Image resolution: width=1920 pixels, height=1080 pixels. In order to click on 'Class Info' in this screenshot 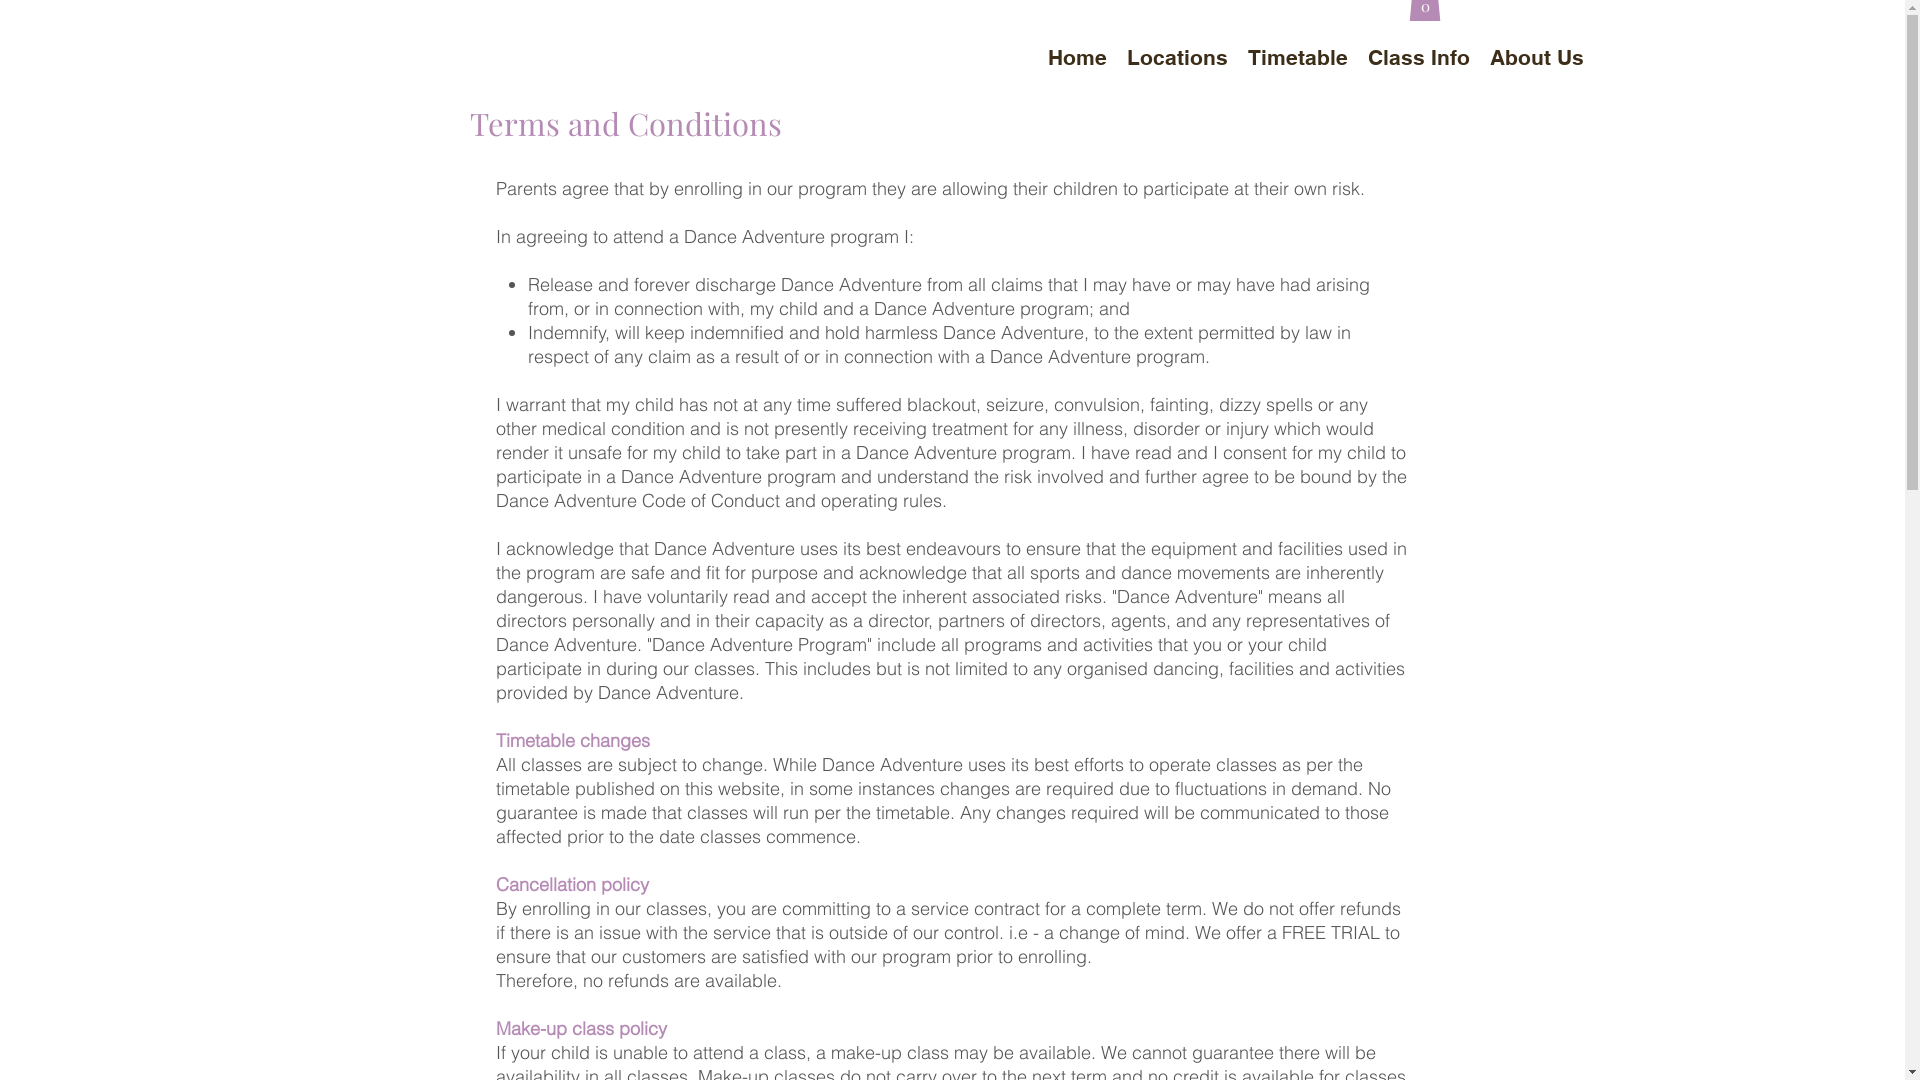, I will do `click(1418, 56)`.